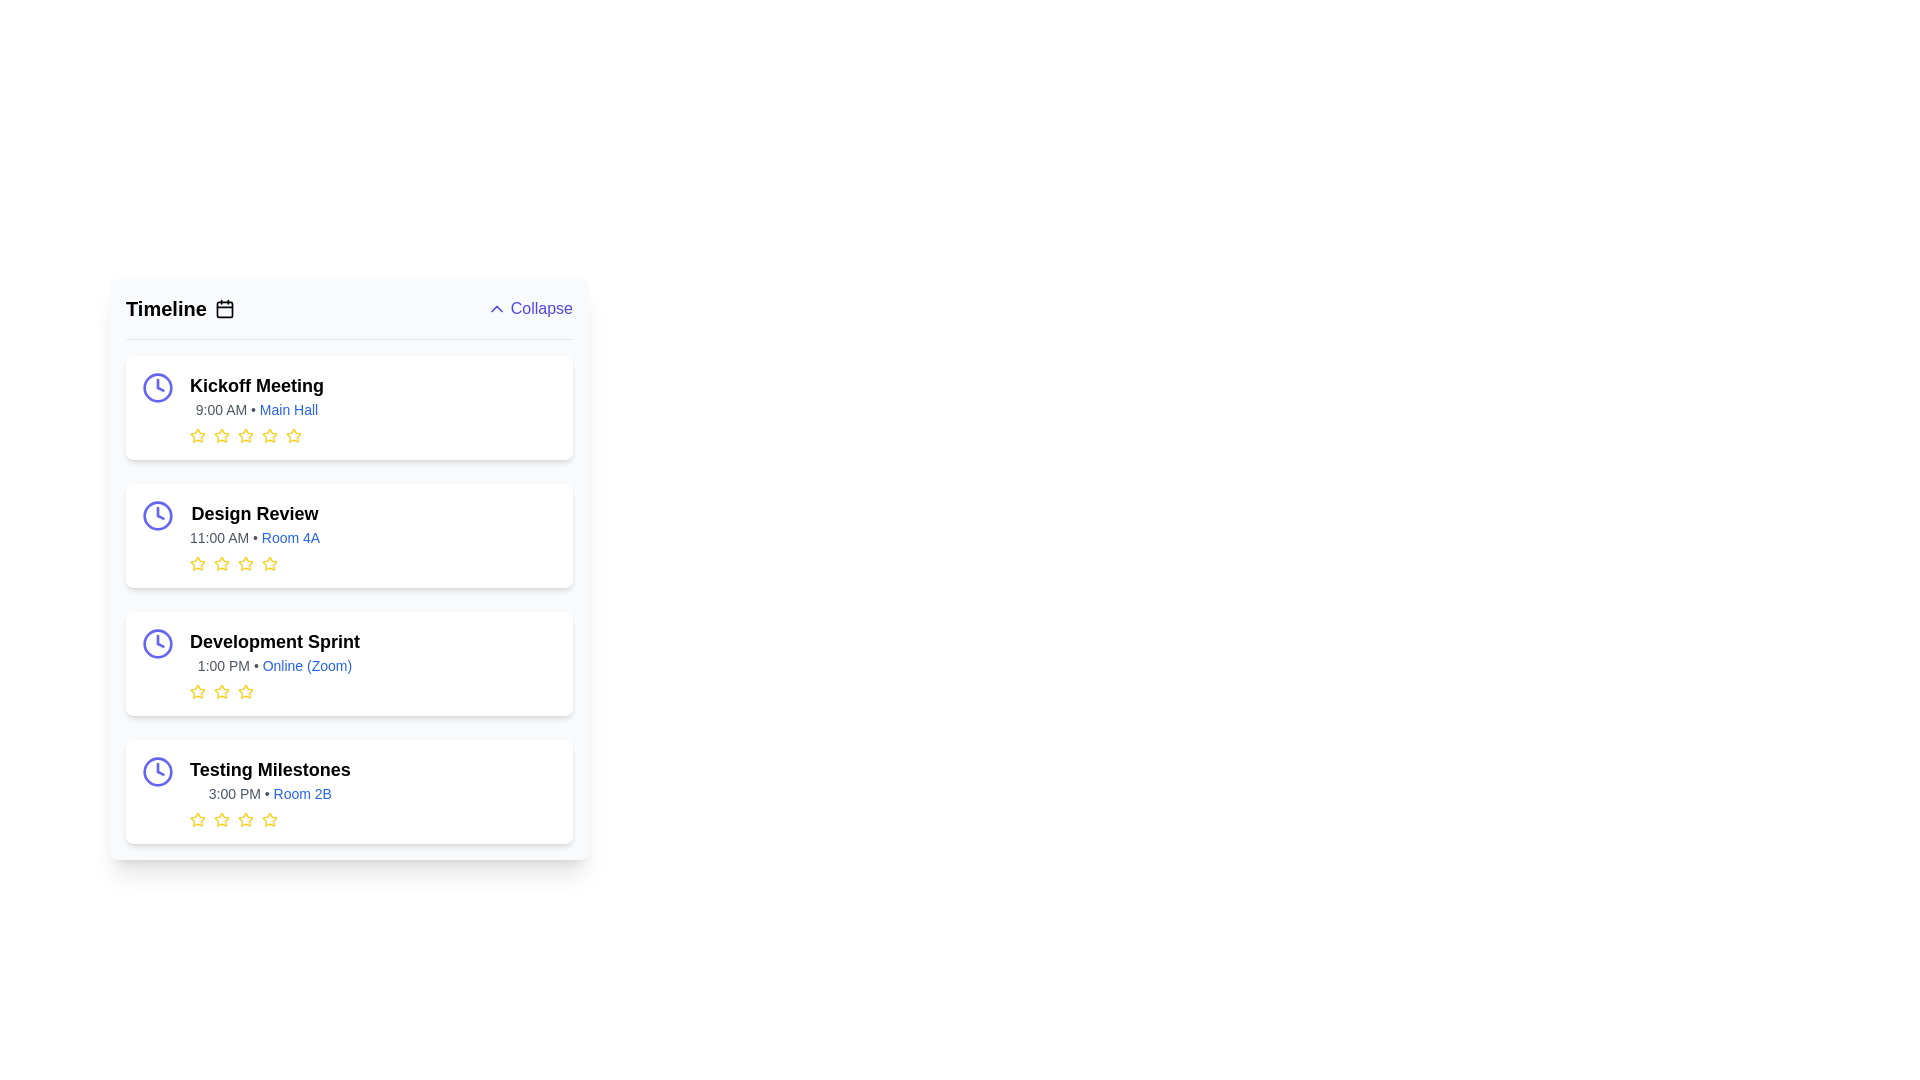 The image size is (1920, 1080). Describe the element at coordinates (290, 536) in the screenshot. I see `the text element displaying 'Room 4A', which is styled in blue and part of the 'Design Review' card, located directly after '11:00 AM'` at that location.